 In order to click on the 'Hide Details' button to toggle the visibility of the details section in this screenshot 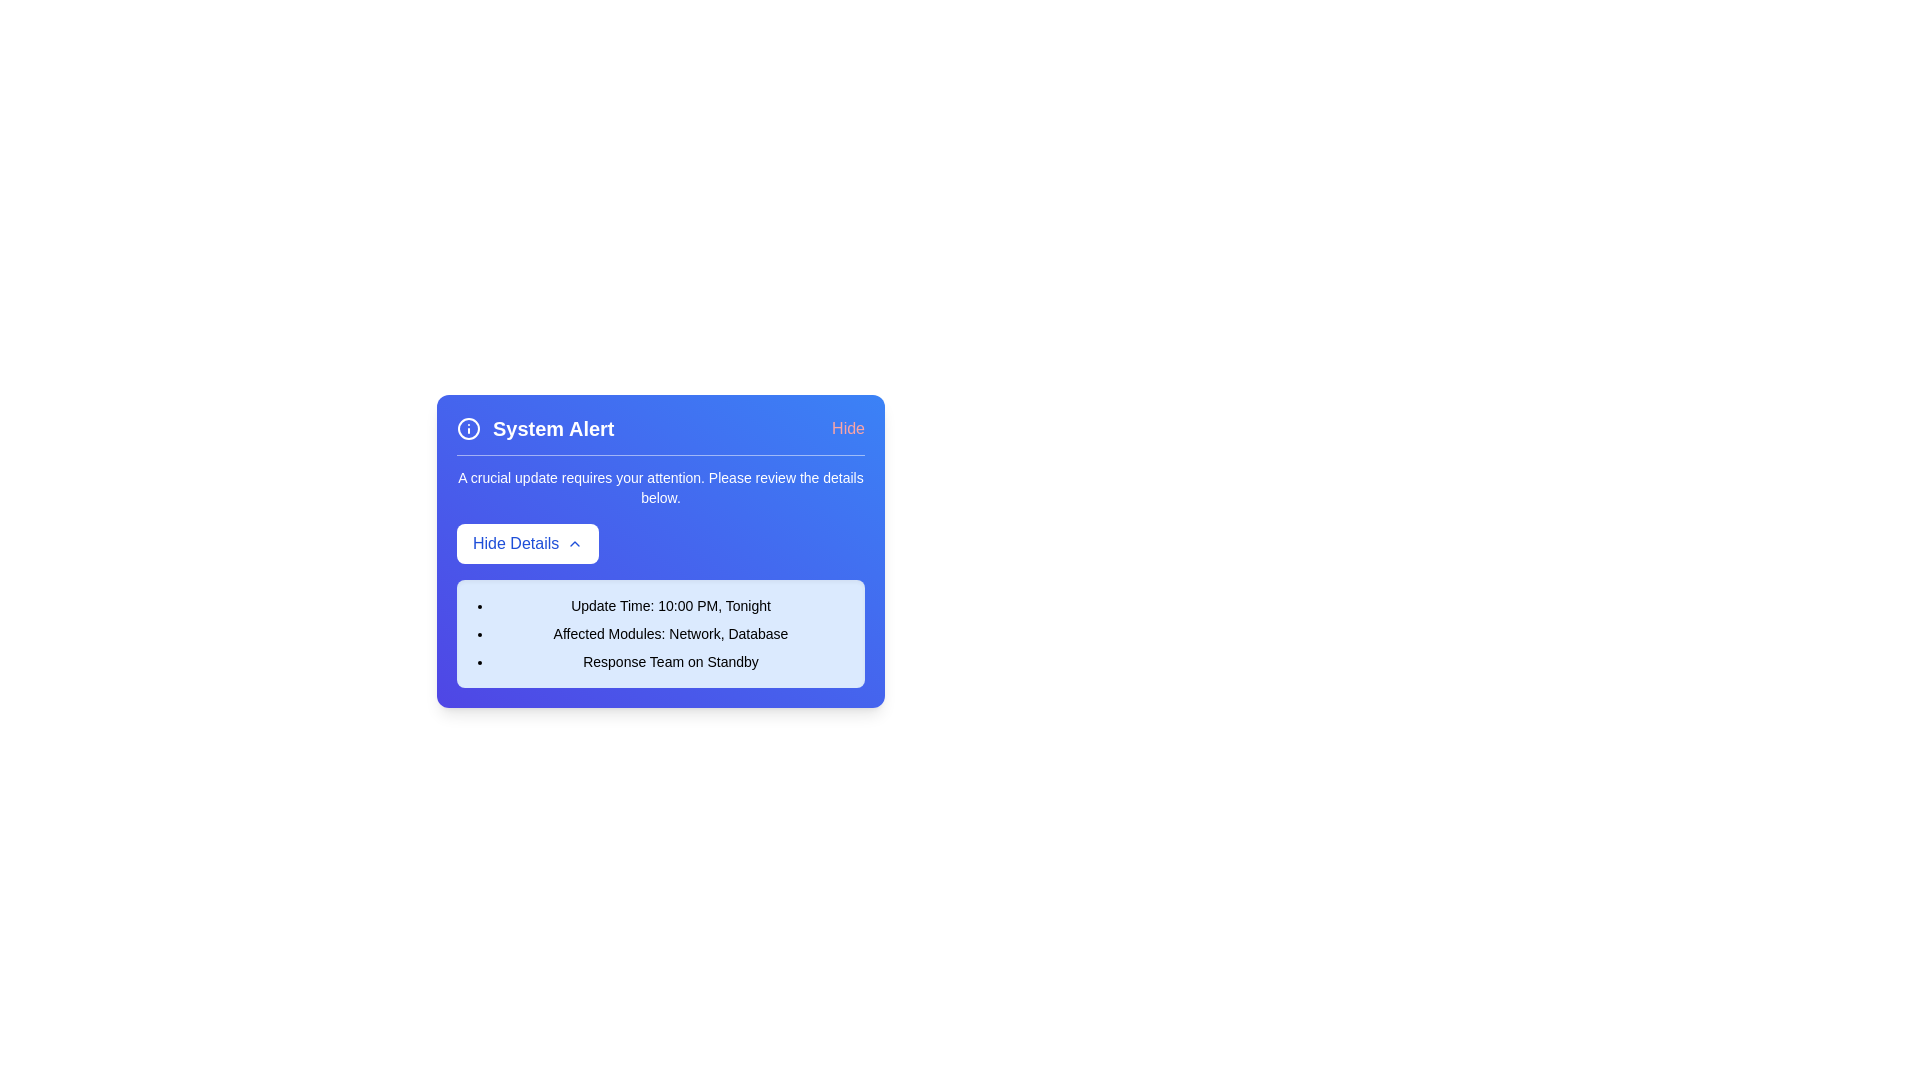, I will do `click(528, 543)`.